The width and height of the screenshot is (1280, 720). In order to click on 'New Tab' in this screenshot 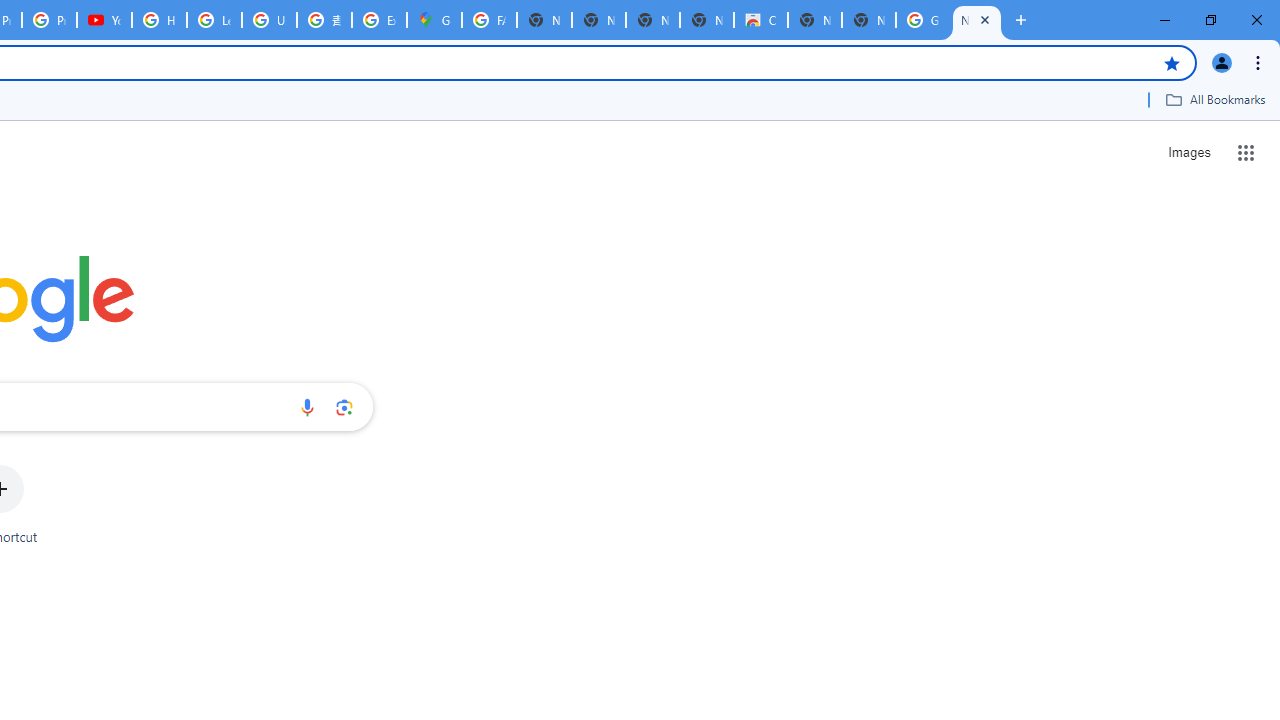, I will do `click(976, 20)`.